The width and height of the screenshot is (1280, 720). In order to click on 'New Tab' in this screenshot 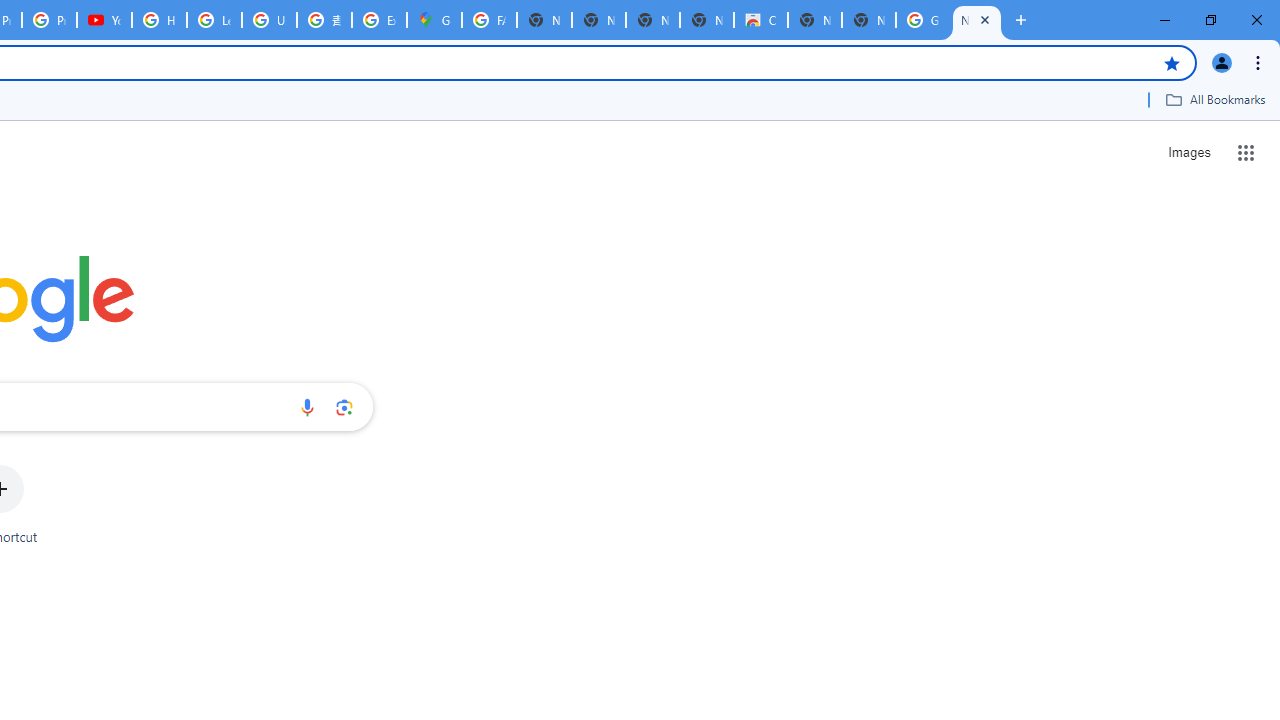, I will do `click(976, 20)`.